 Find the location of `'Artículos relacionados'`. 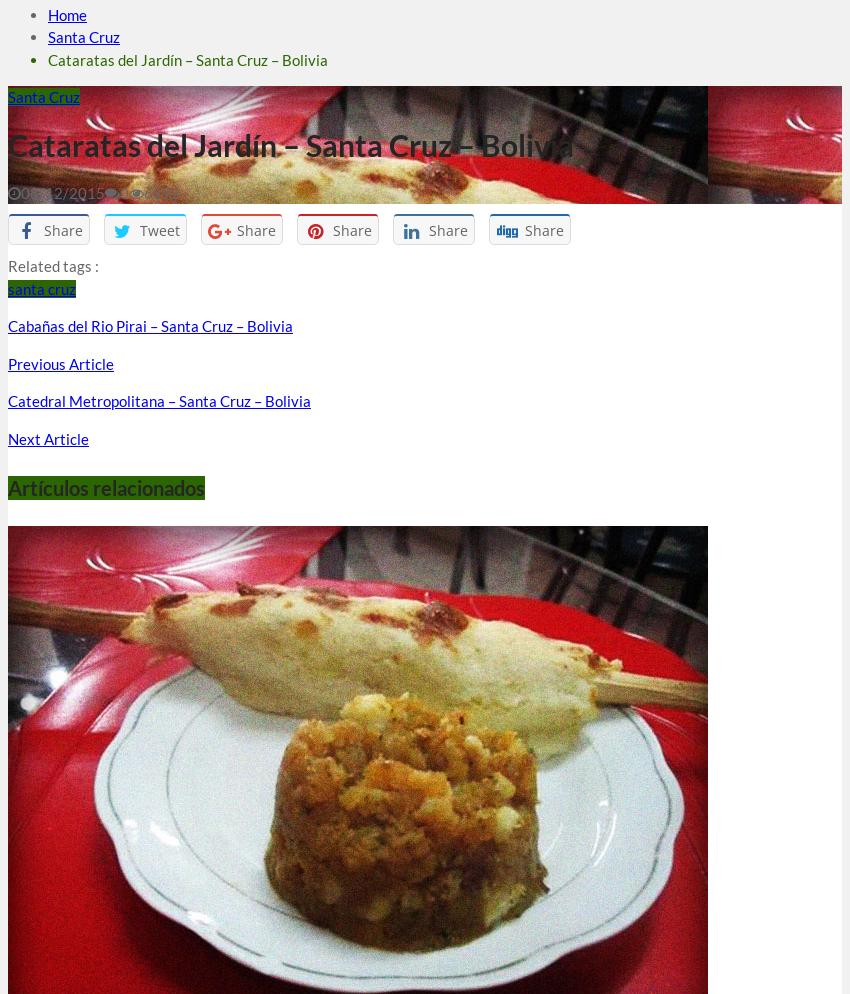

'Artículos relacionados' is located at coordinates (105, 485).